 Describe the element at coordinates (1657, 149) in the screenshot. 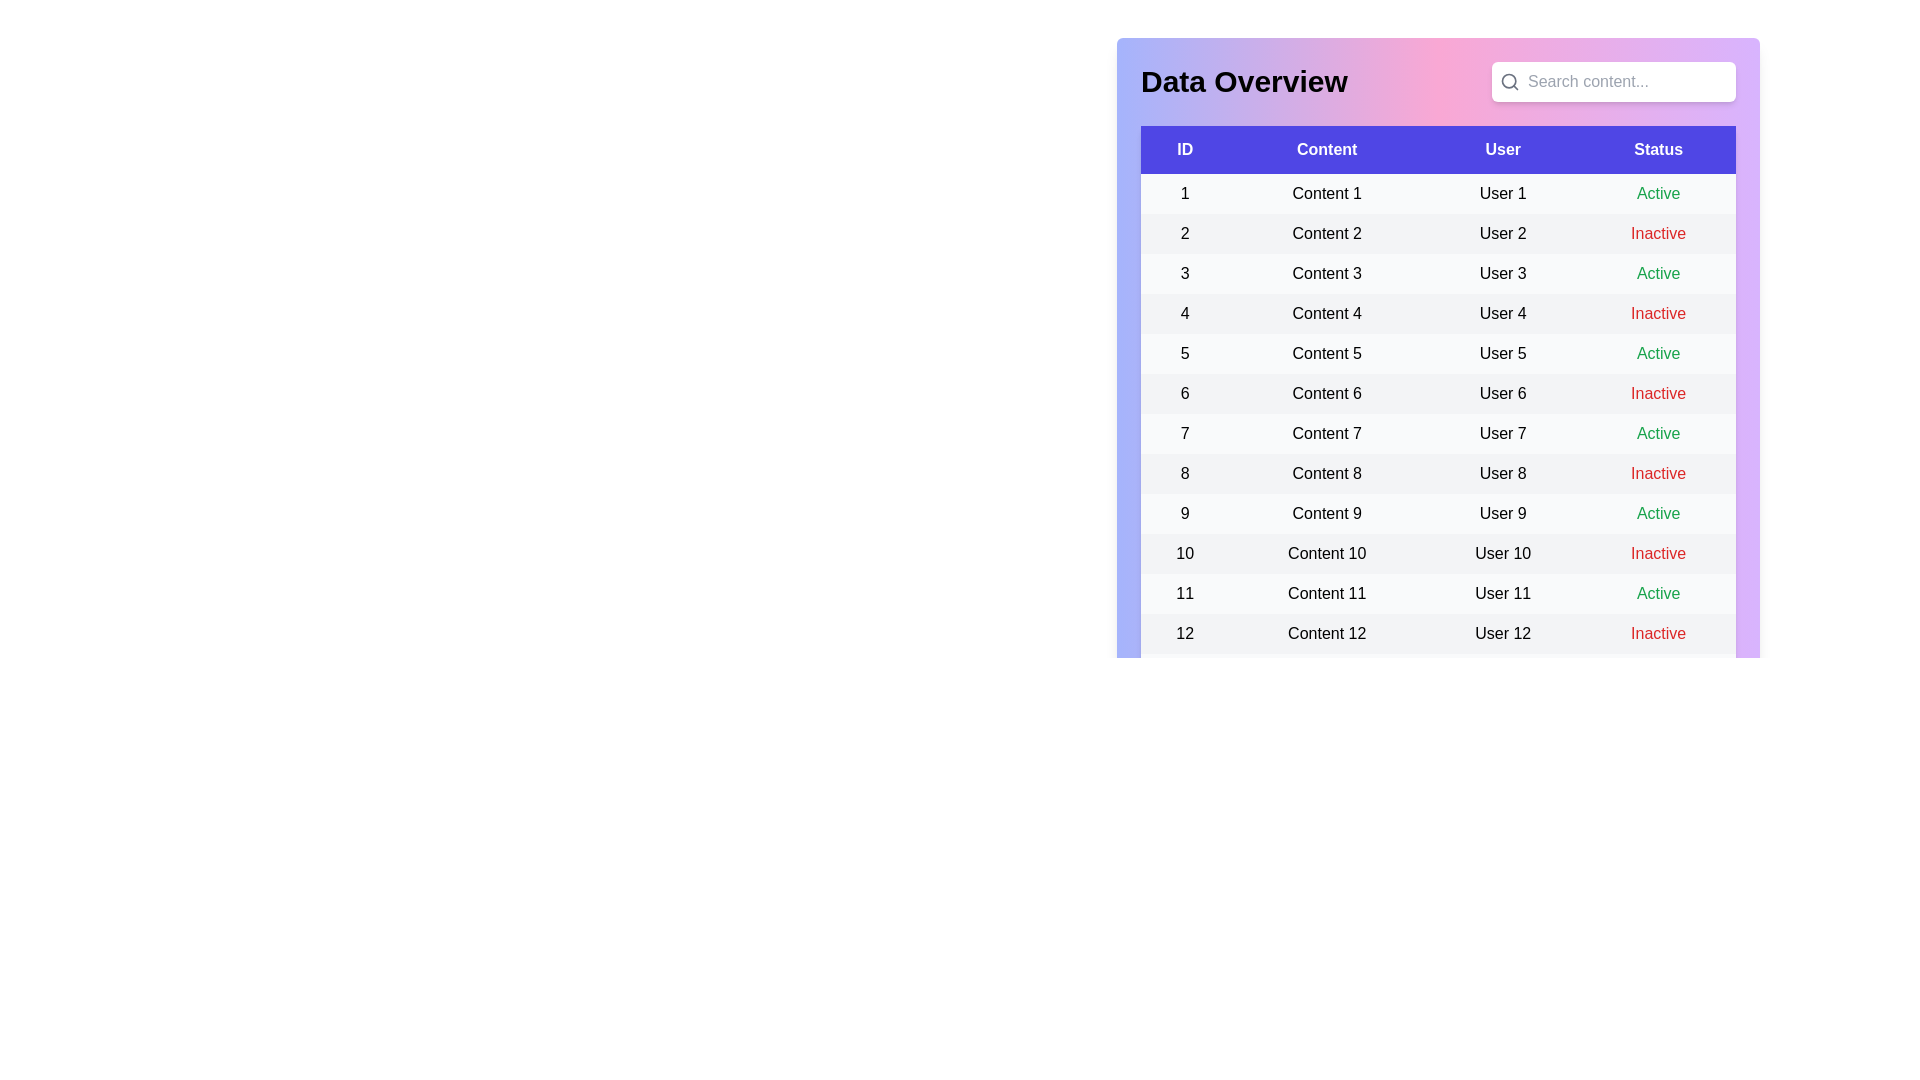

I see `the column header Status to sort the table by that column` at that location.